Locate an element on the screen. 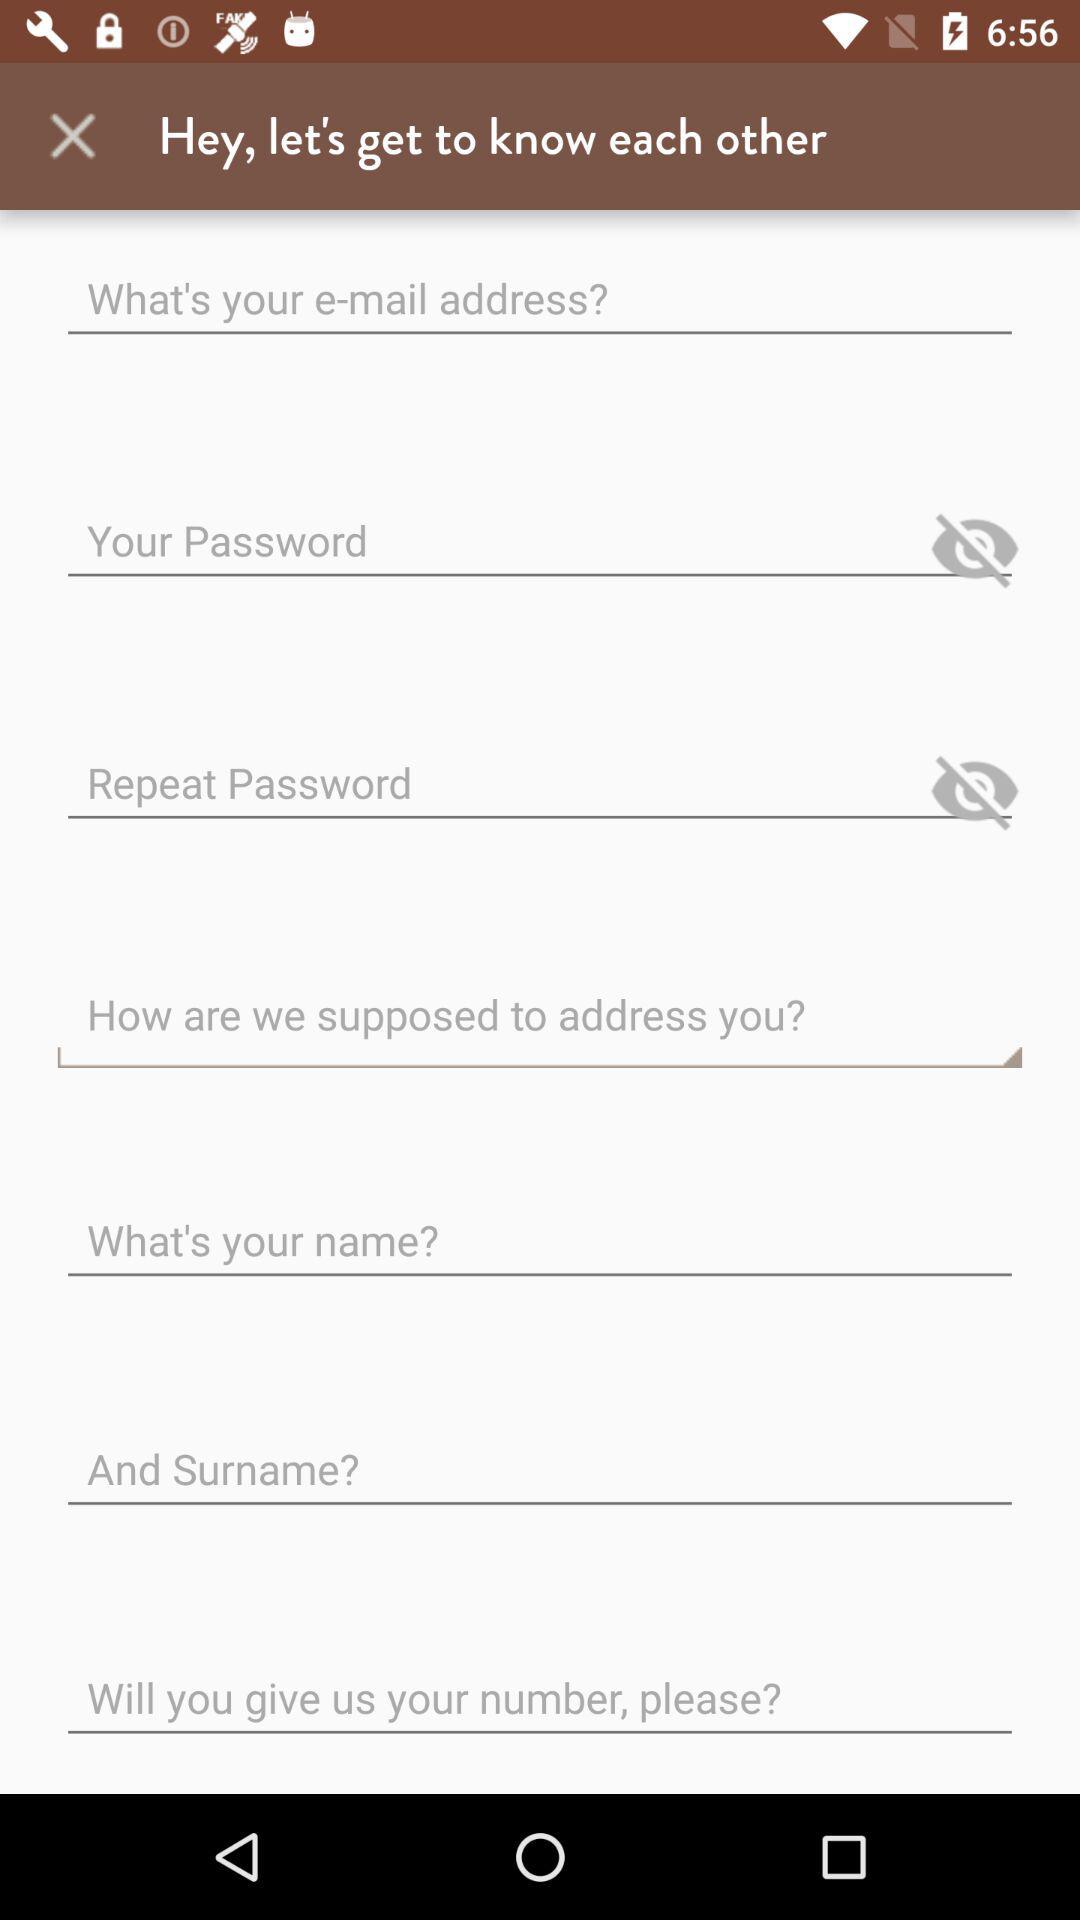 Image resolution: width=1080 pixels, height=1920 pixels. reenter password is located at coordinates (540, 765).